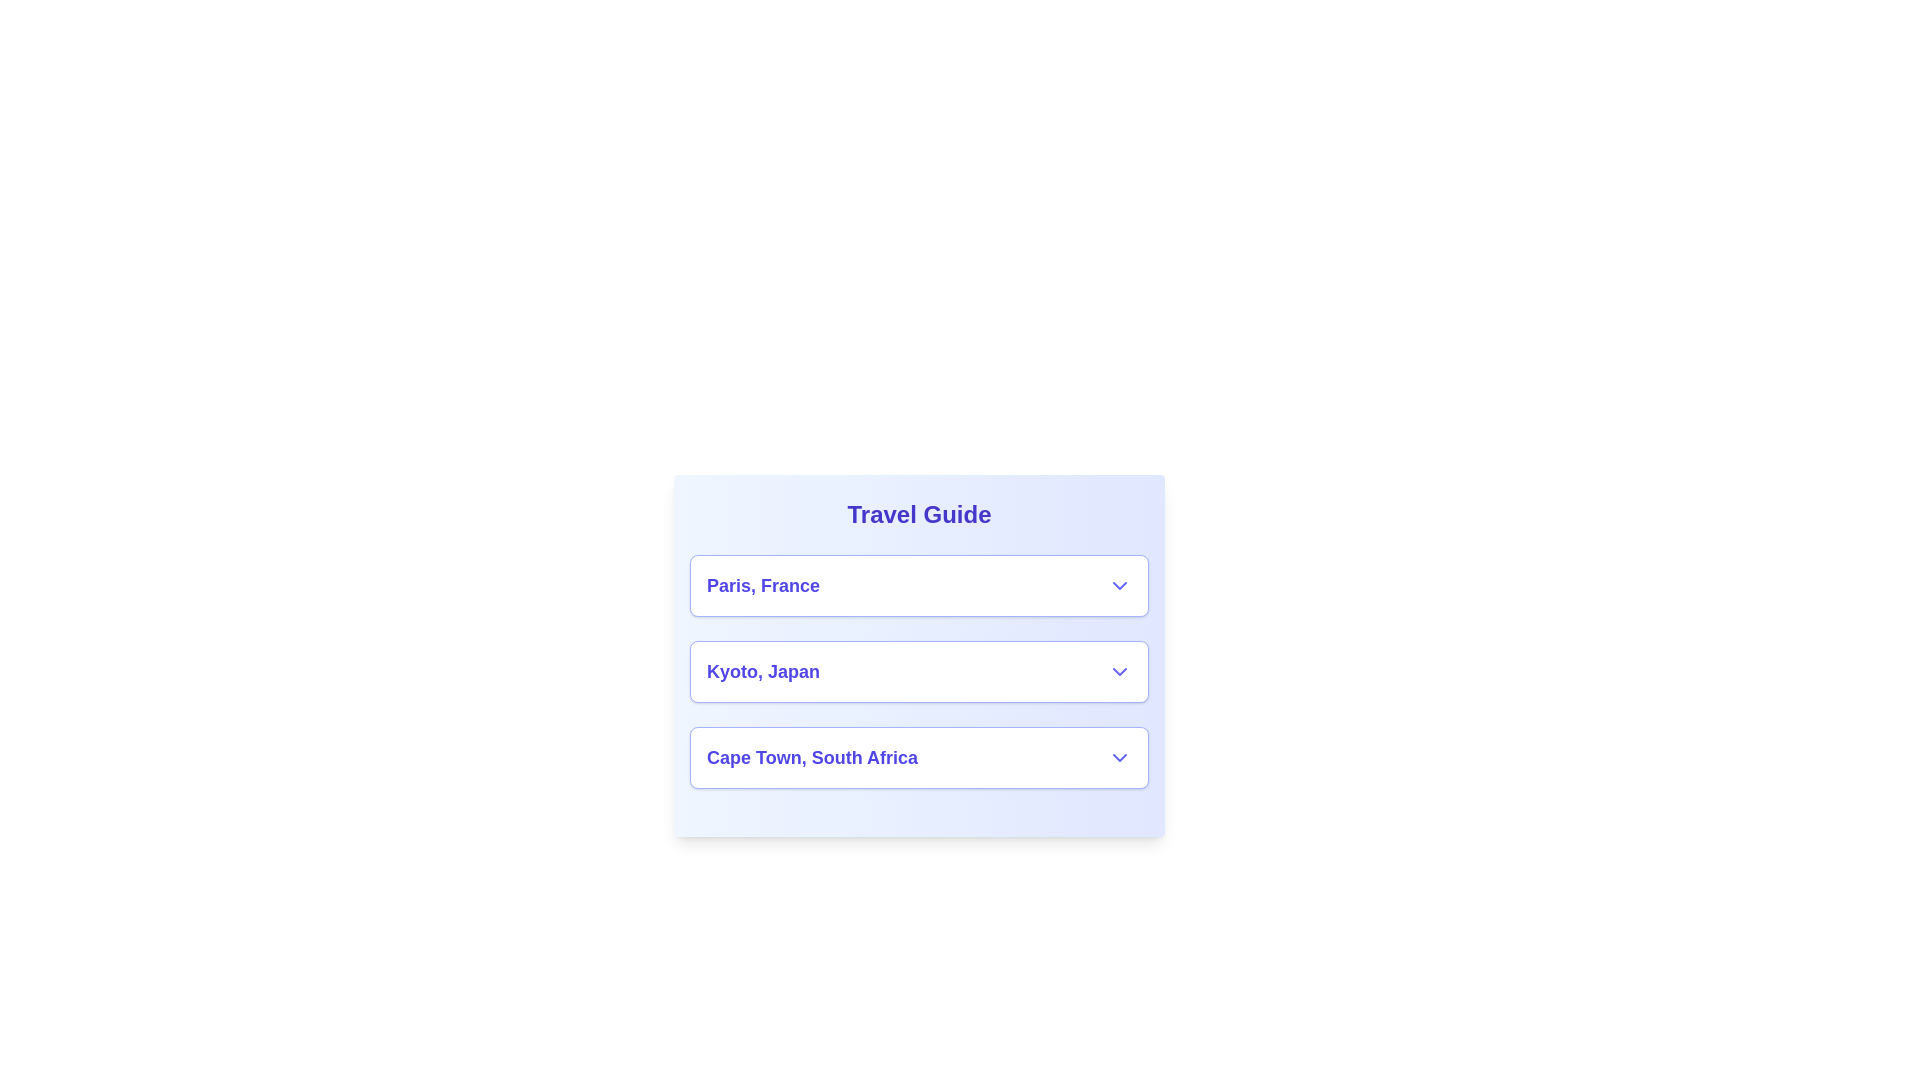  I want to click on the Text Label that serves as a location title for the dropdown menu to possibly highlight it or trigger a tooltip, so click(762, 585).